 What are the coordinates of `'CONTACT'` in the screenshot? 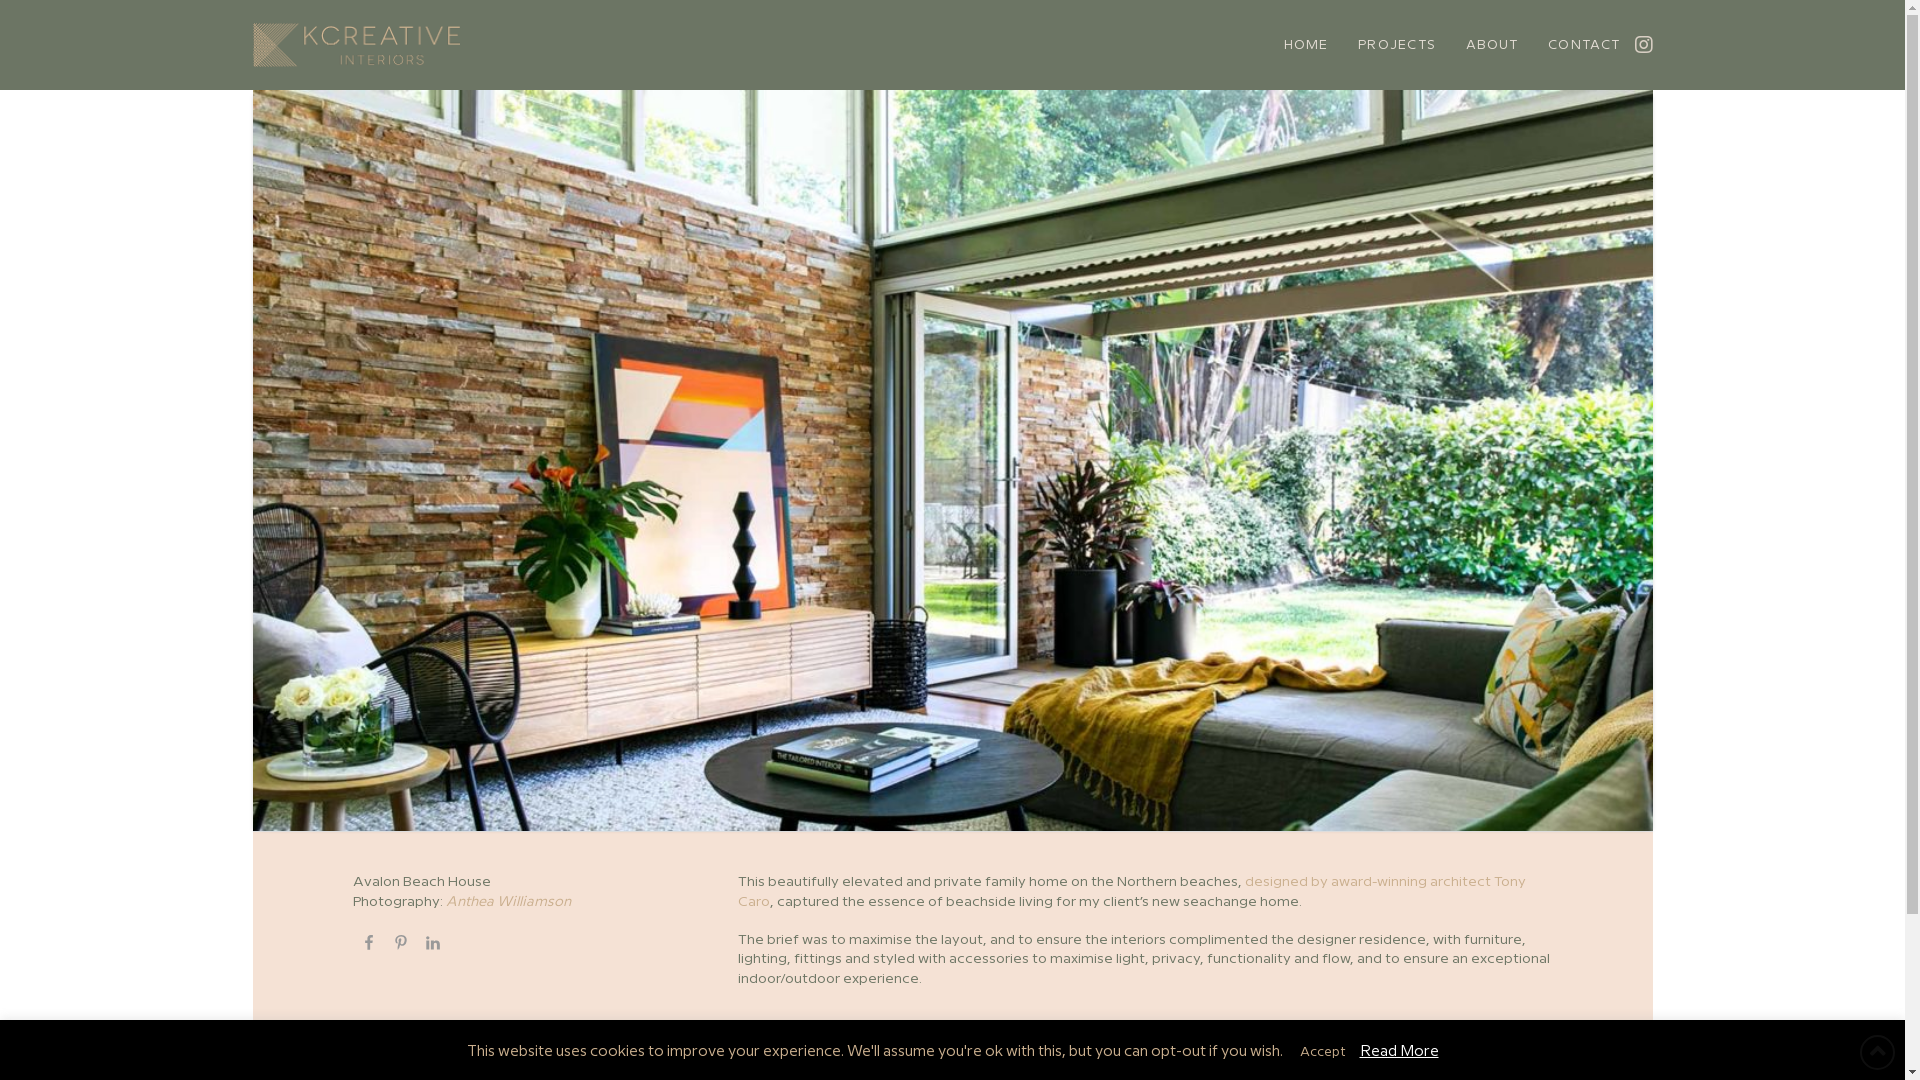 It's located at (1583, 45).